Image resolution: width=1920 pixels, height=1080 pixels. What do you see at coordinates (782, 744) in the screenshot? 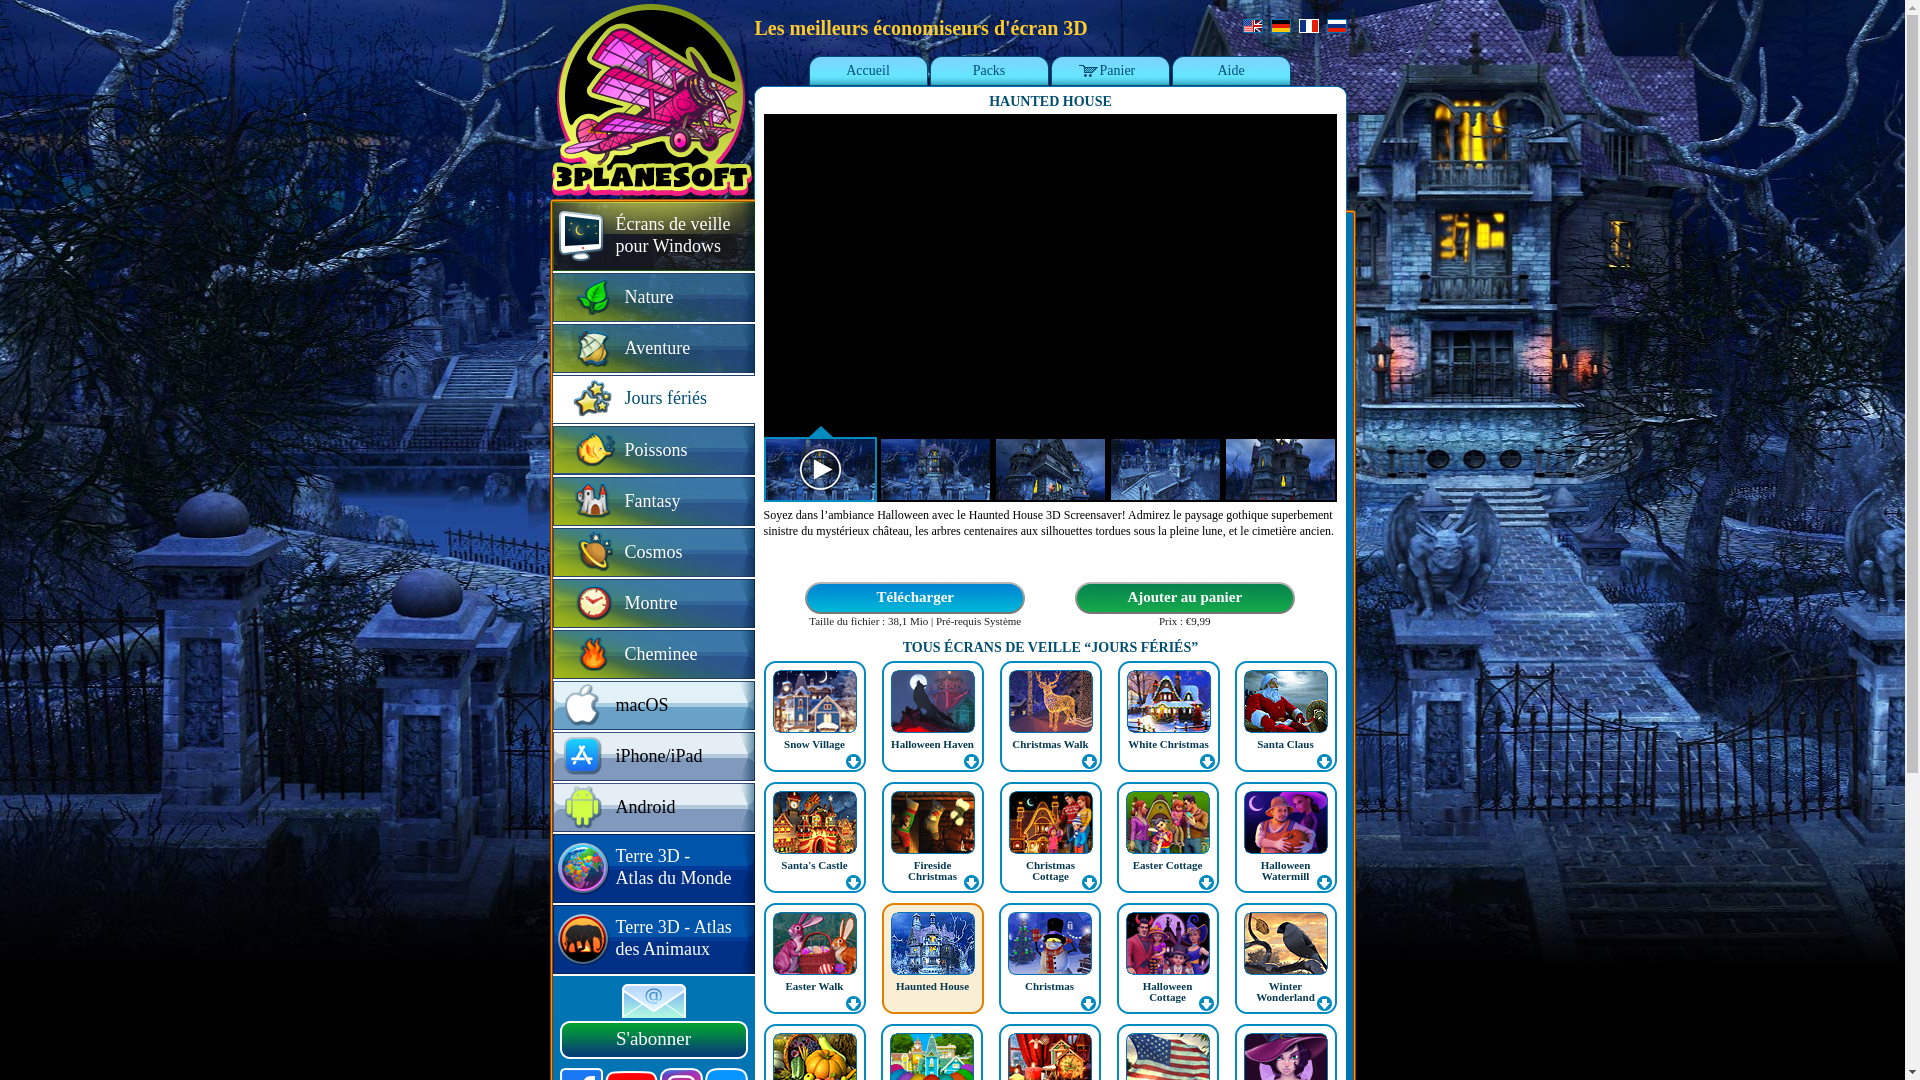
I see `'Snow Village'` at bounding box center [782, 744].